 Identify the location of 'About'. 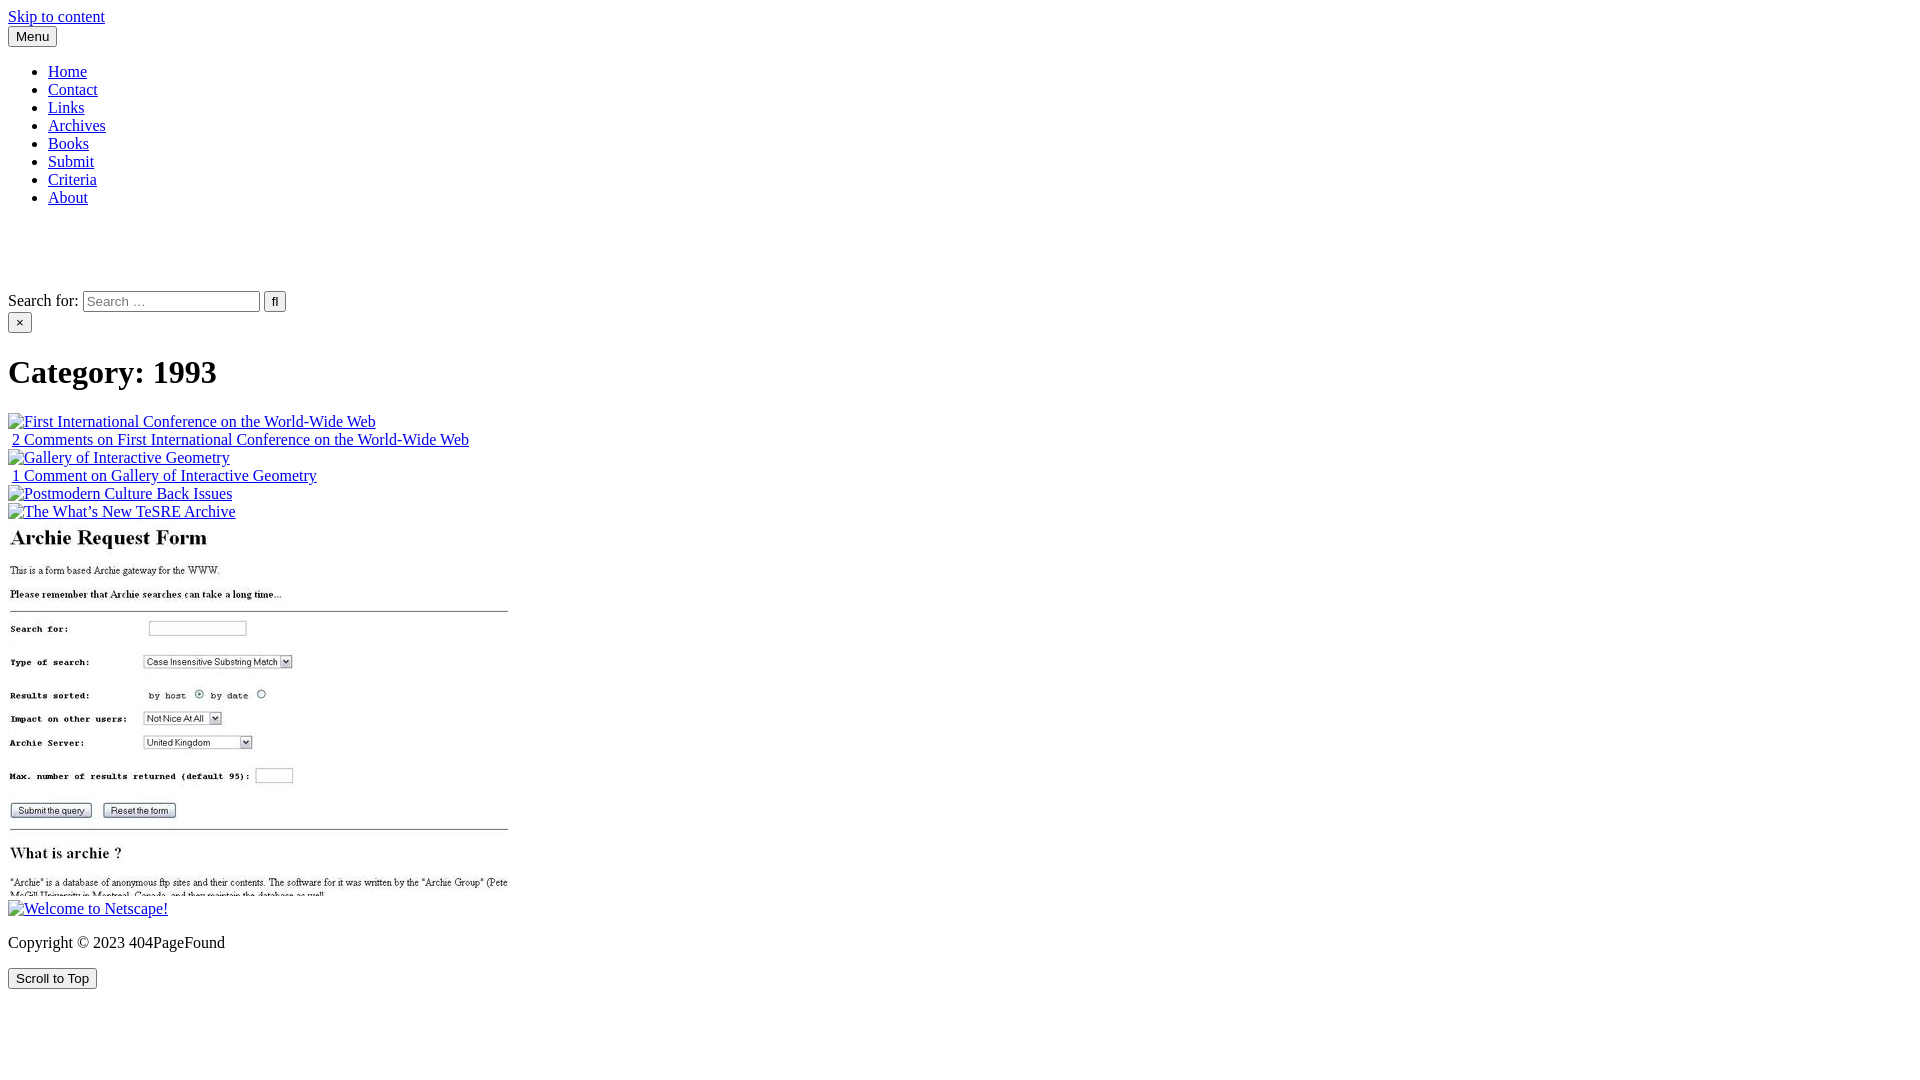
(67, 197).